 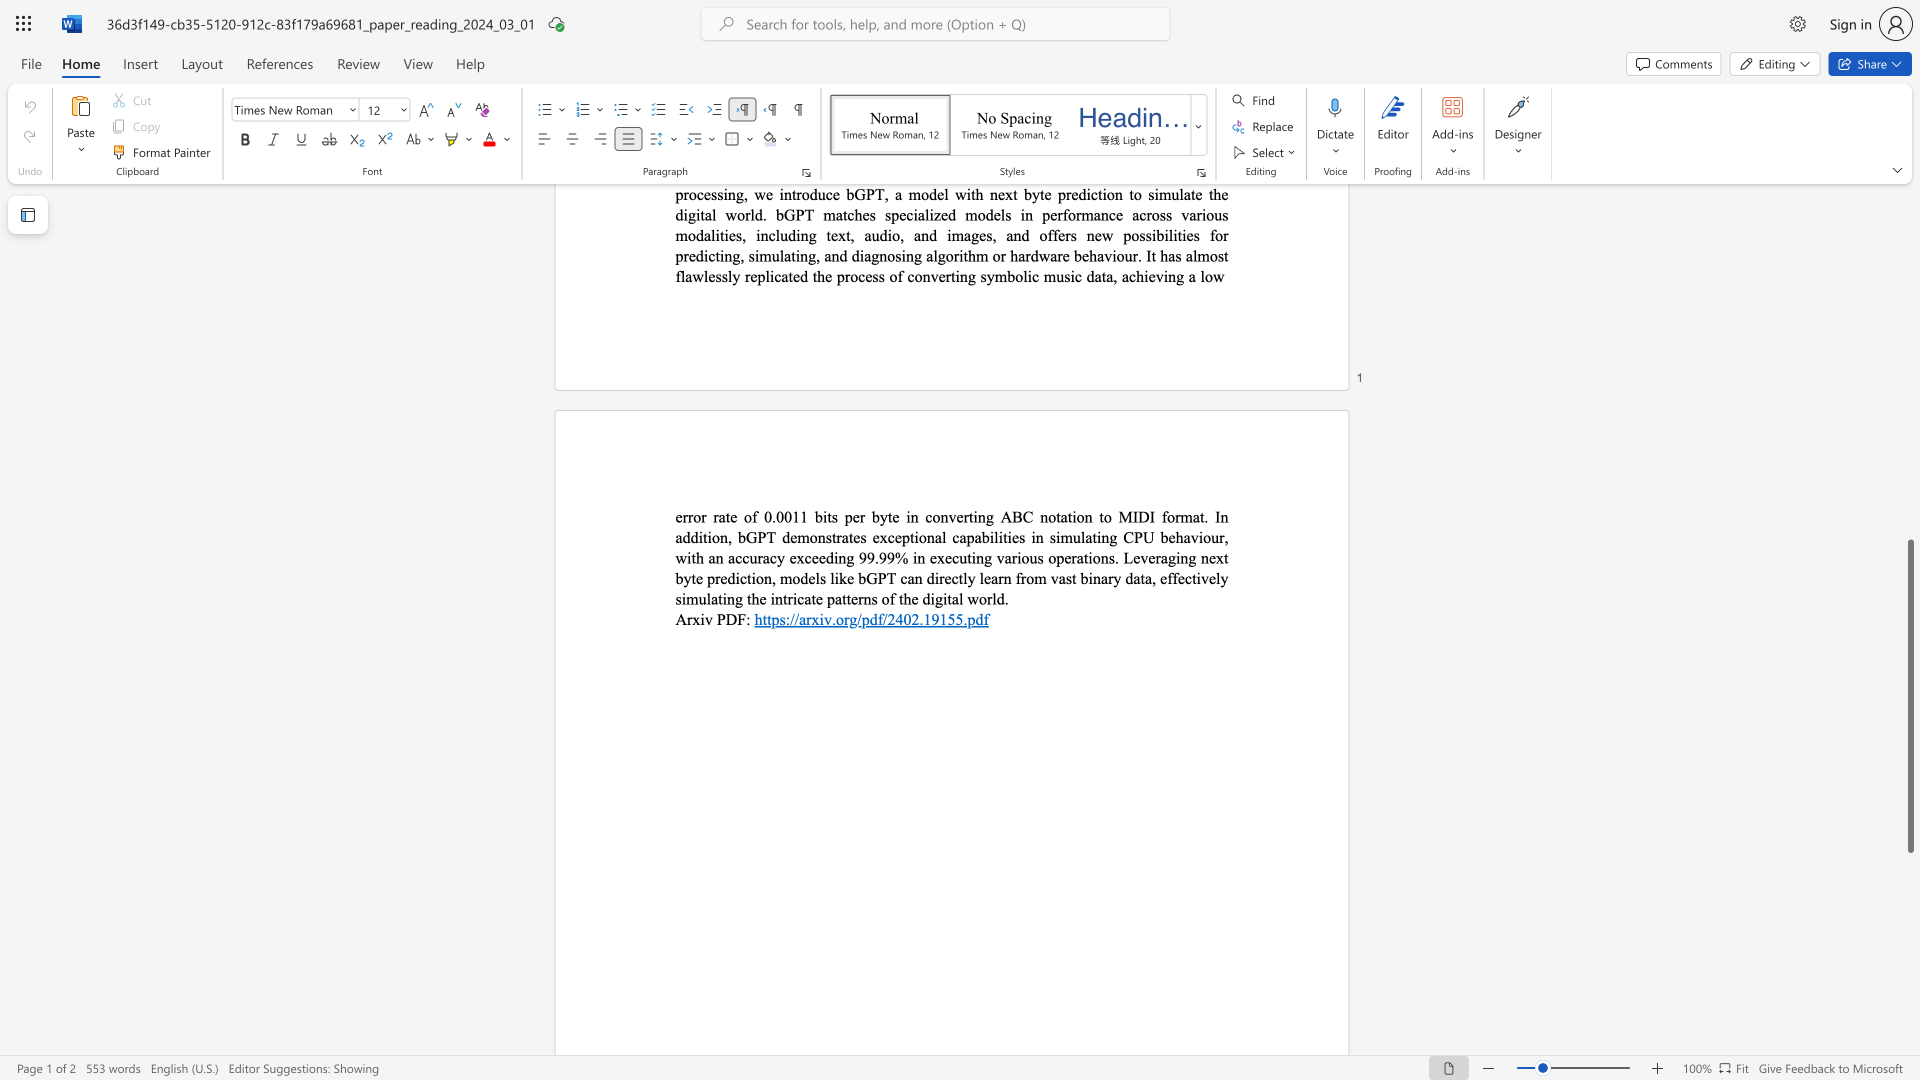 What do you see at coordinates (747, 618) in the screenshot?
I see `the 1th character ":" in the text` at bounding box center [747, 618].